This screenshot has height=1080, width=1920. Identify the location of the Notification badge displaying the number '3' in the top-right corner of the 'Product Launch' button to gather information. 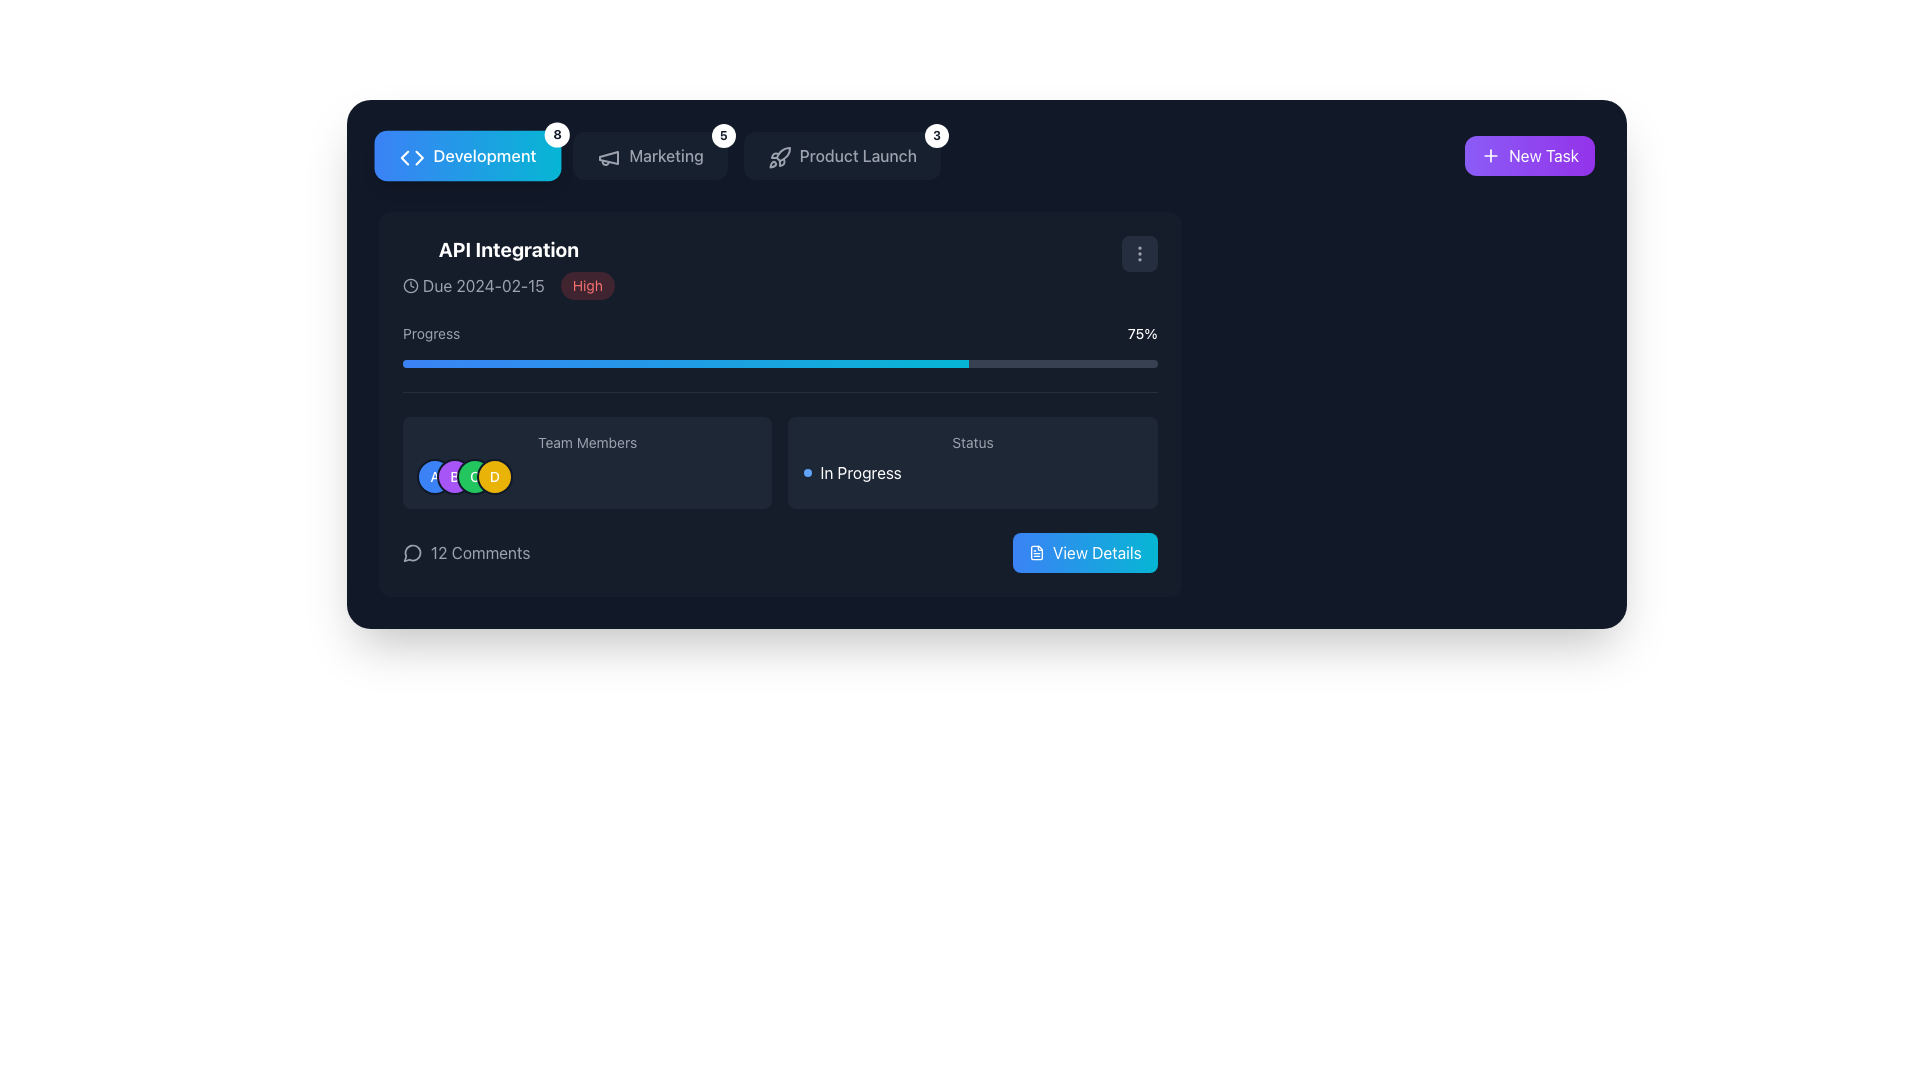
(935, 135).